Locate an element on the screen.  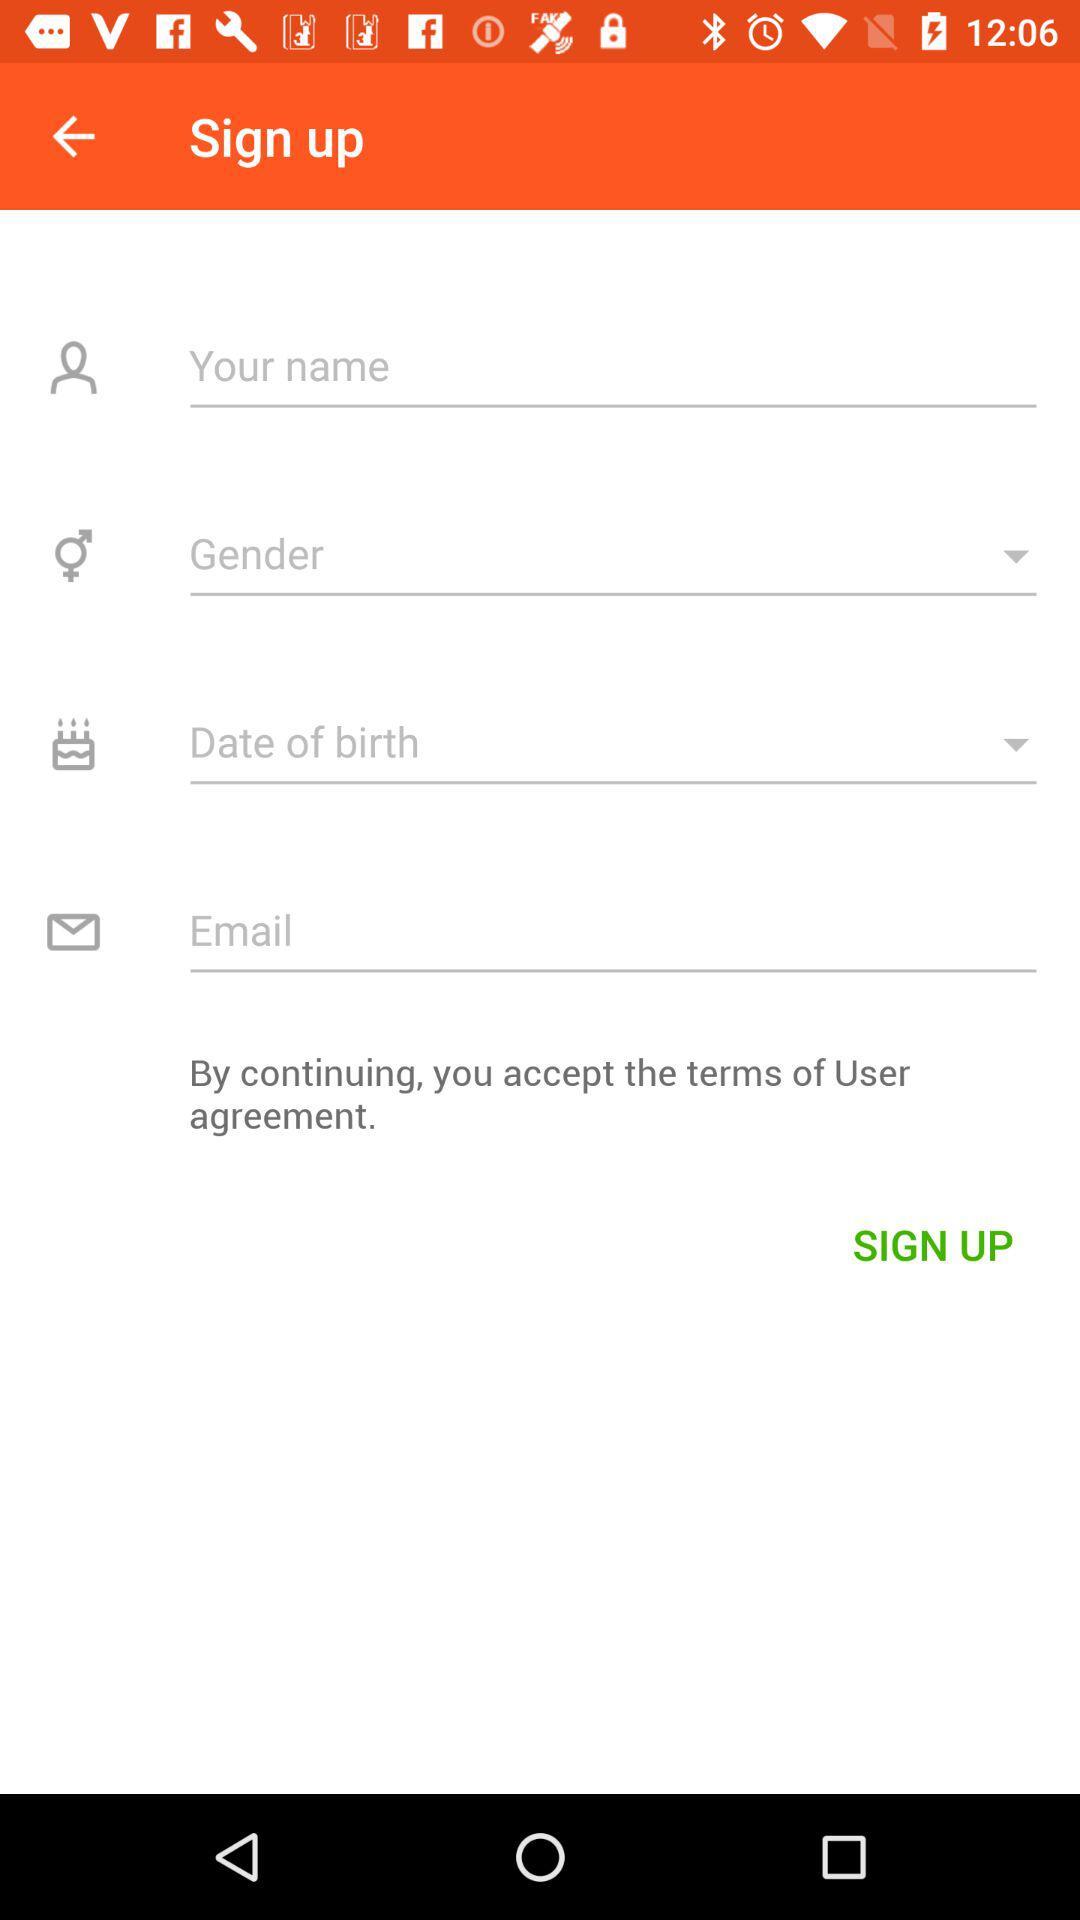
go back is located at coordinates (72, 135).